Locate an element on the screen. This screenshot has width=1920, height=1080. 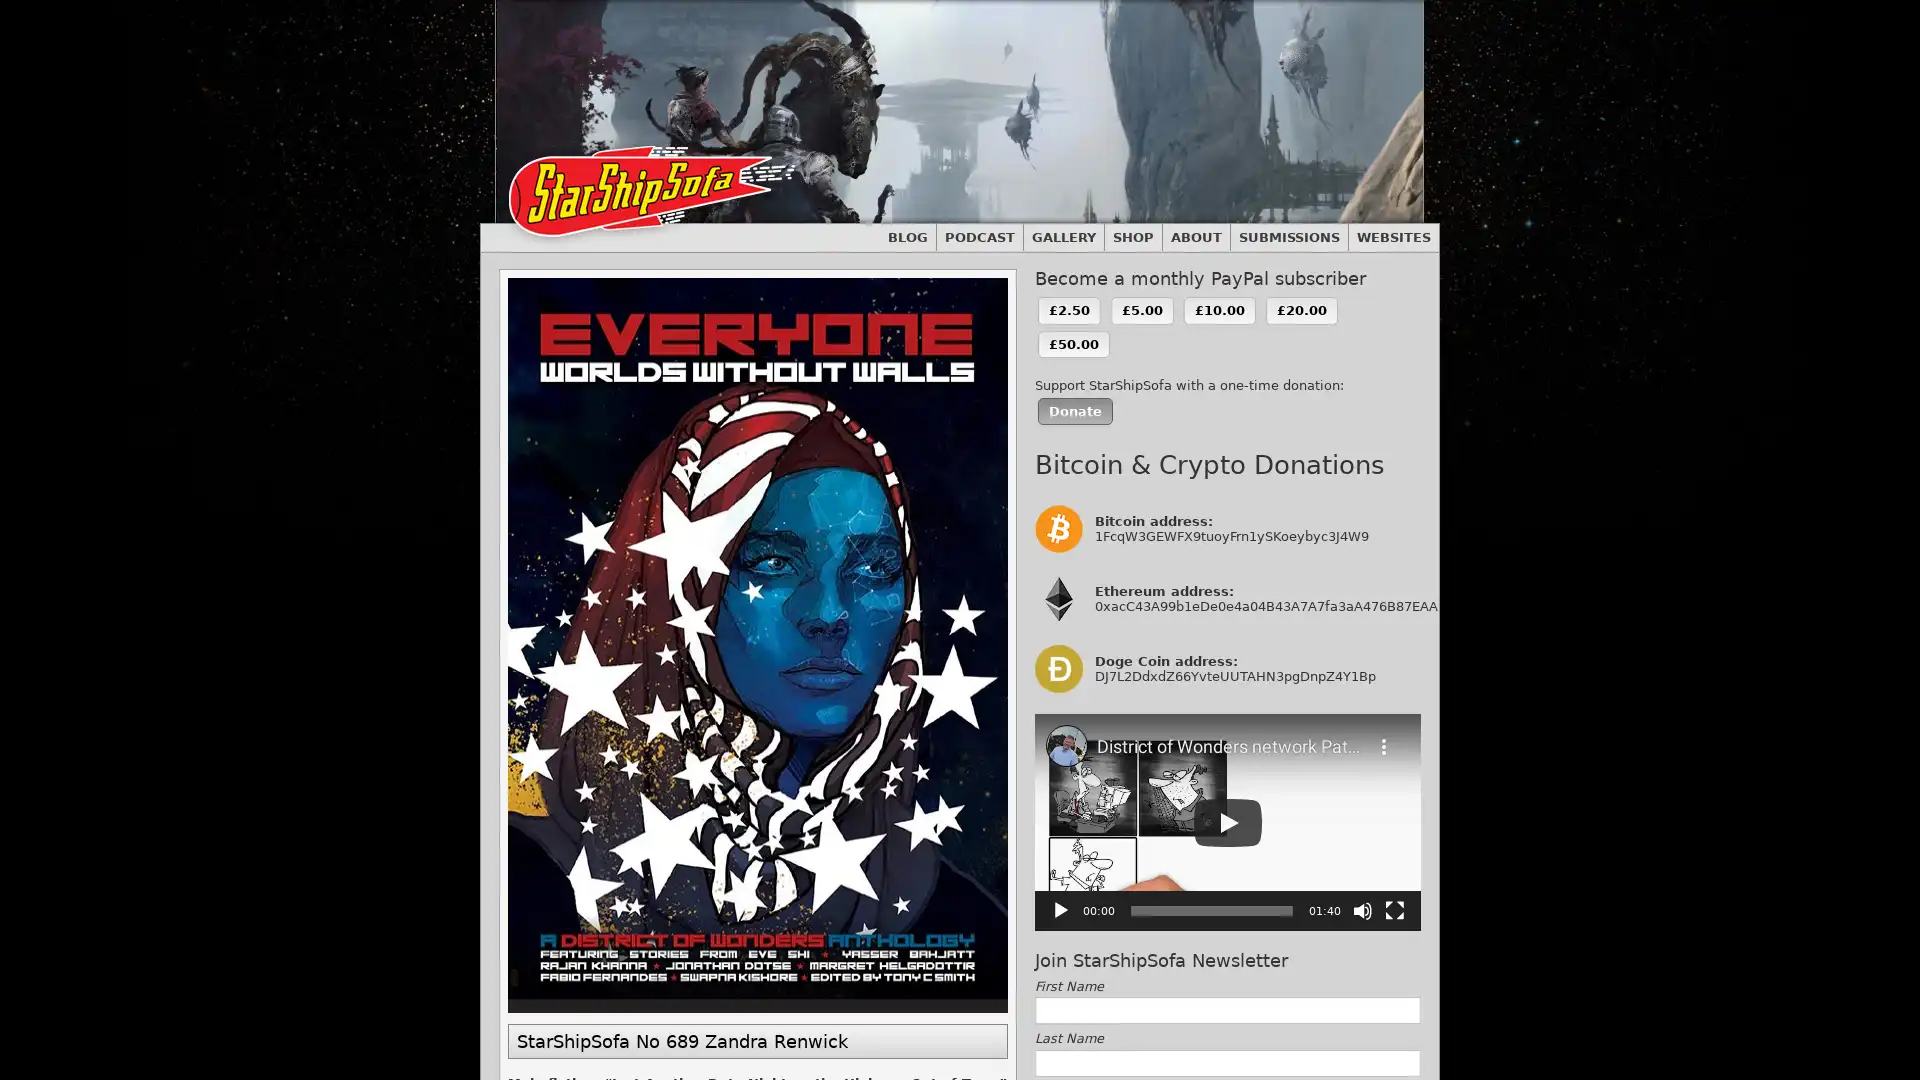
Mute is located at coordinates (1362, 910).